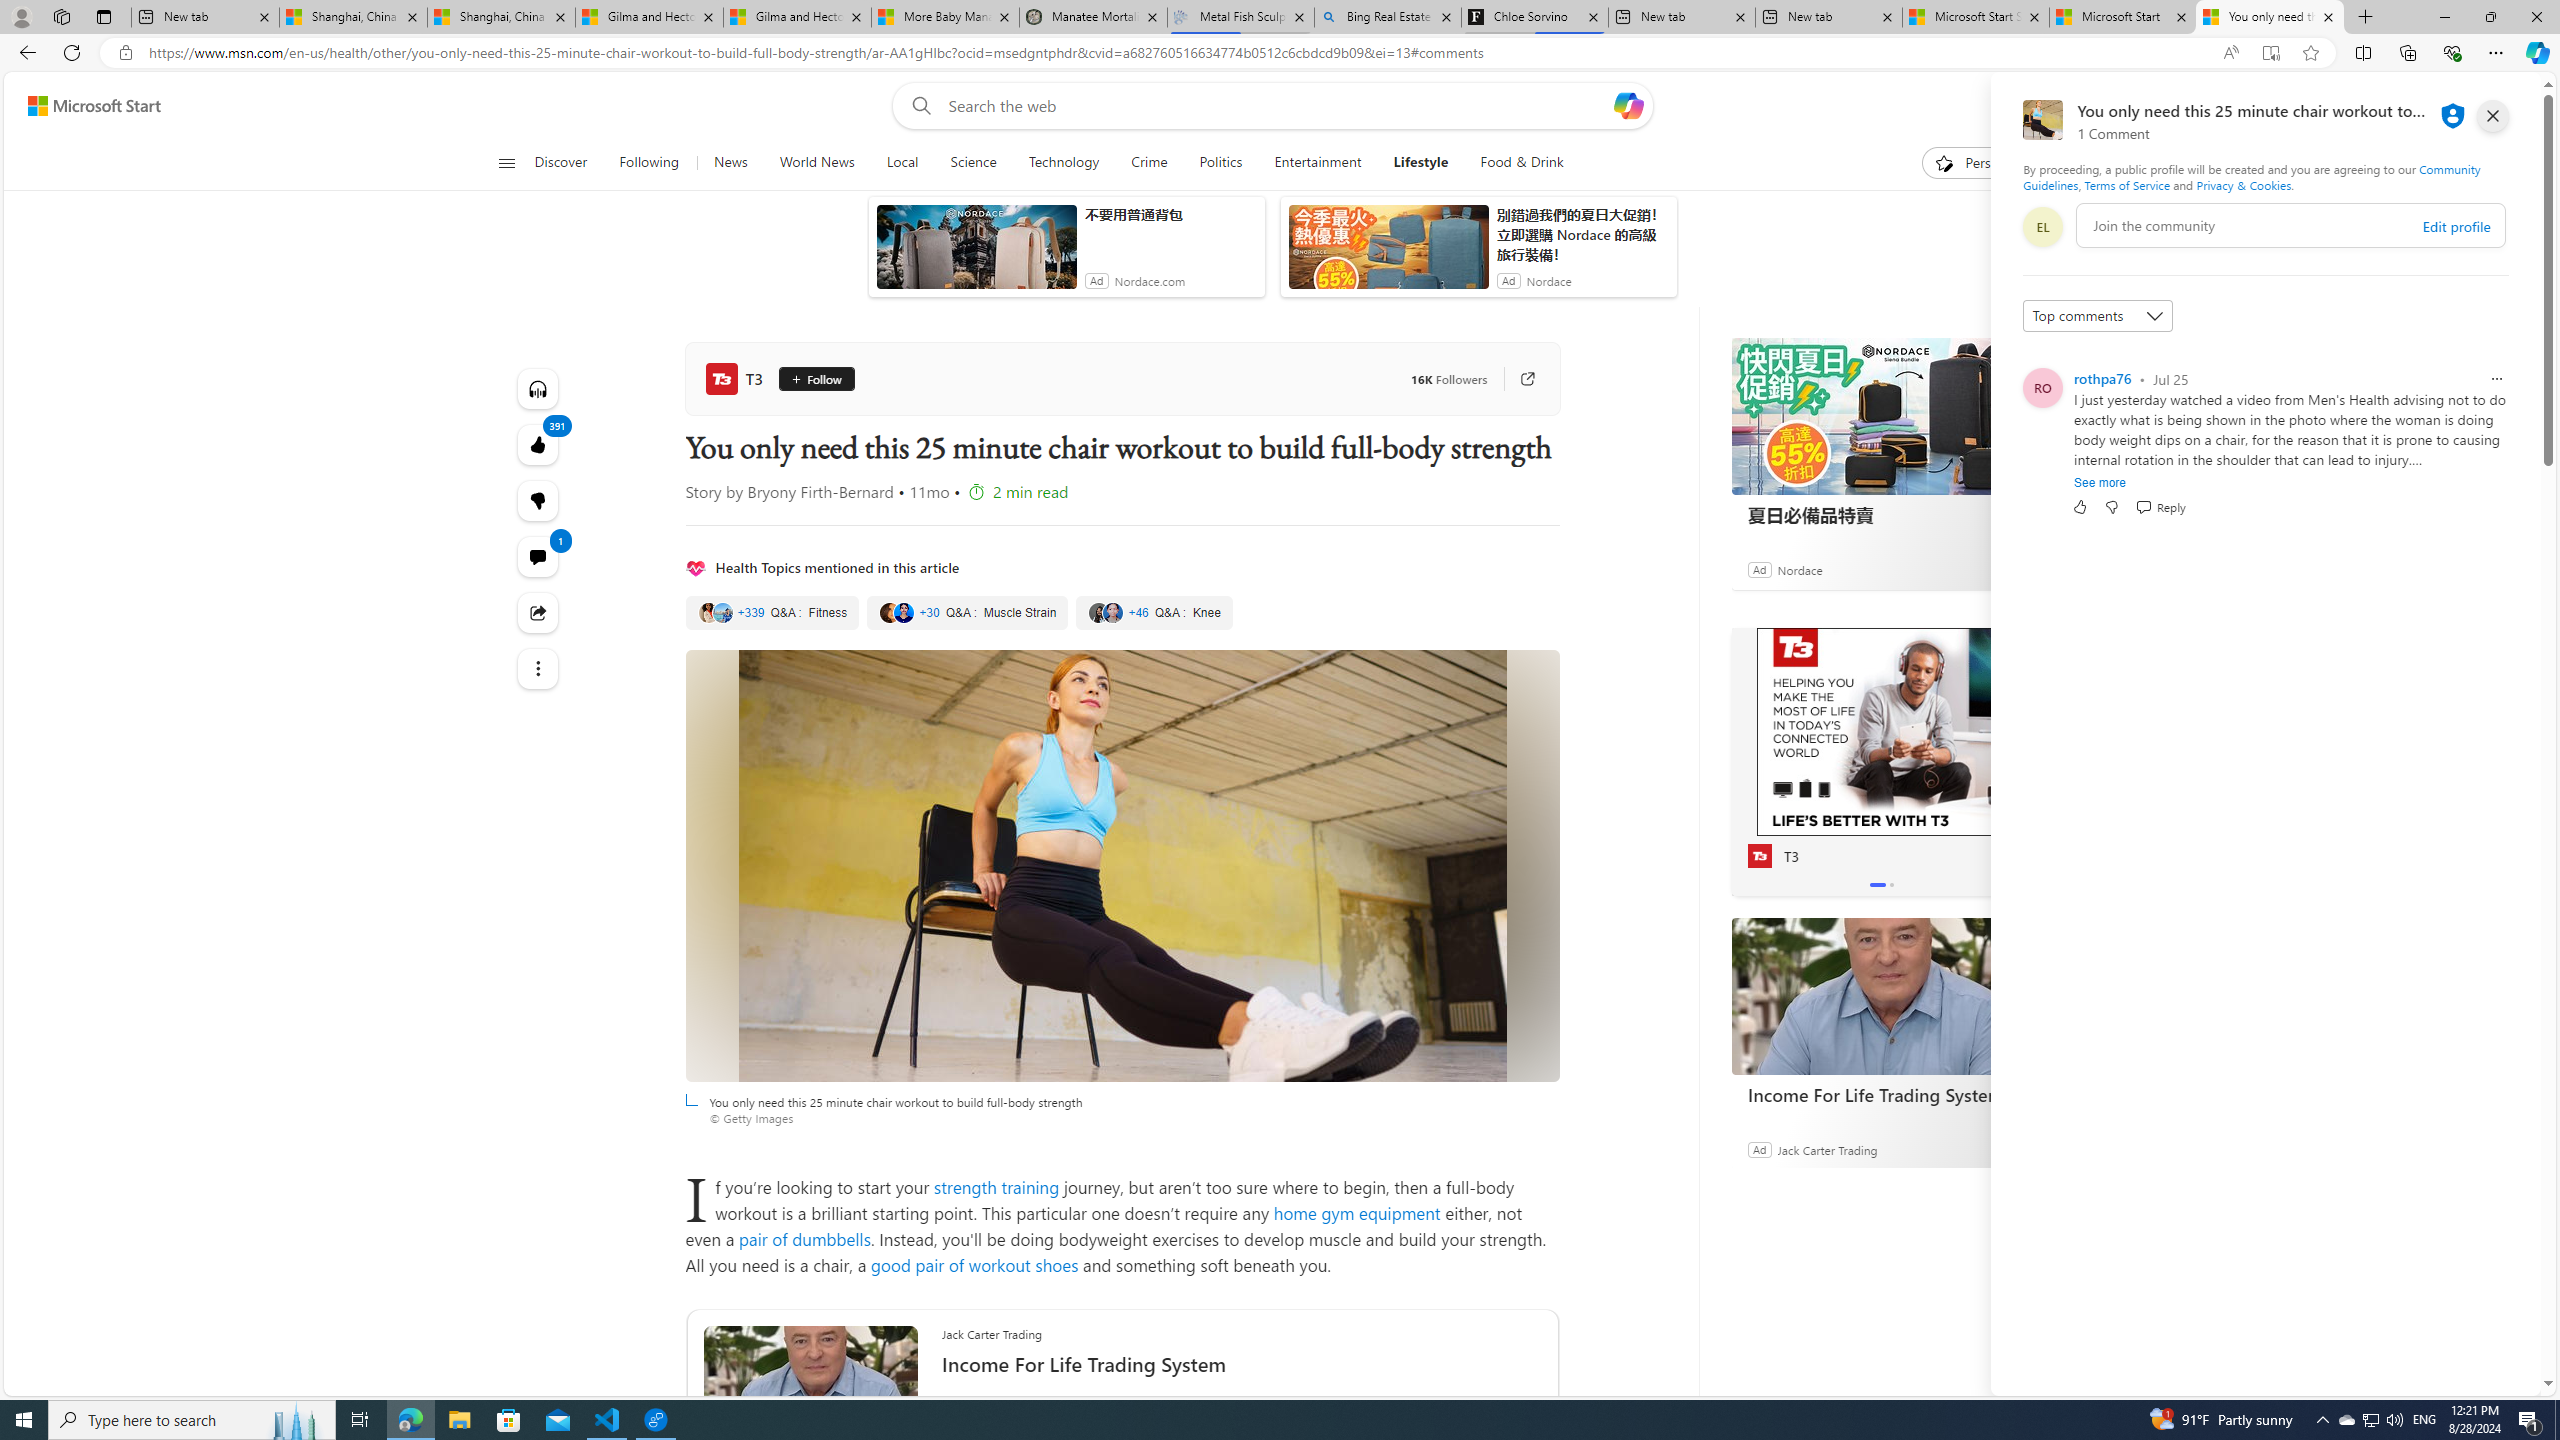 The image size is (2560, 1440). I want to click on 'Skip to footer', so click(81, 104).